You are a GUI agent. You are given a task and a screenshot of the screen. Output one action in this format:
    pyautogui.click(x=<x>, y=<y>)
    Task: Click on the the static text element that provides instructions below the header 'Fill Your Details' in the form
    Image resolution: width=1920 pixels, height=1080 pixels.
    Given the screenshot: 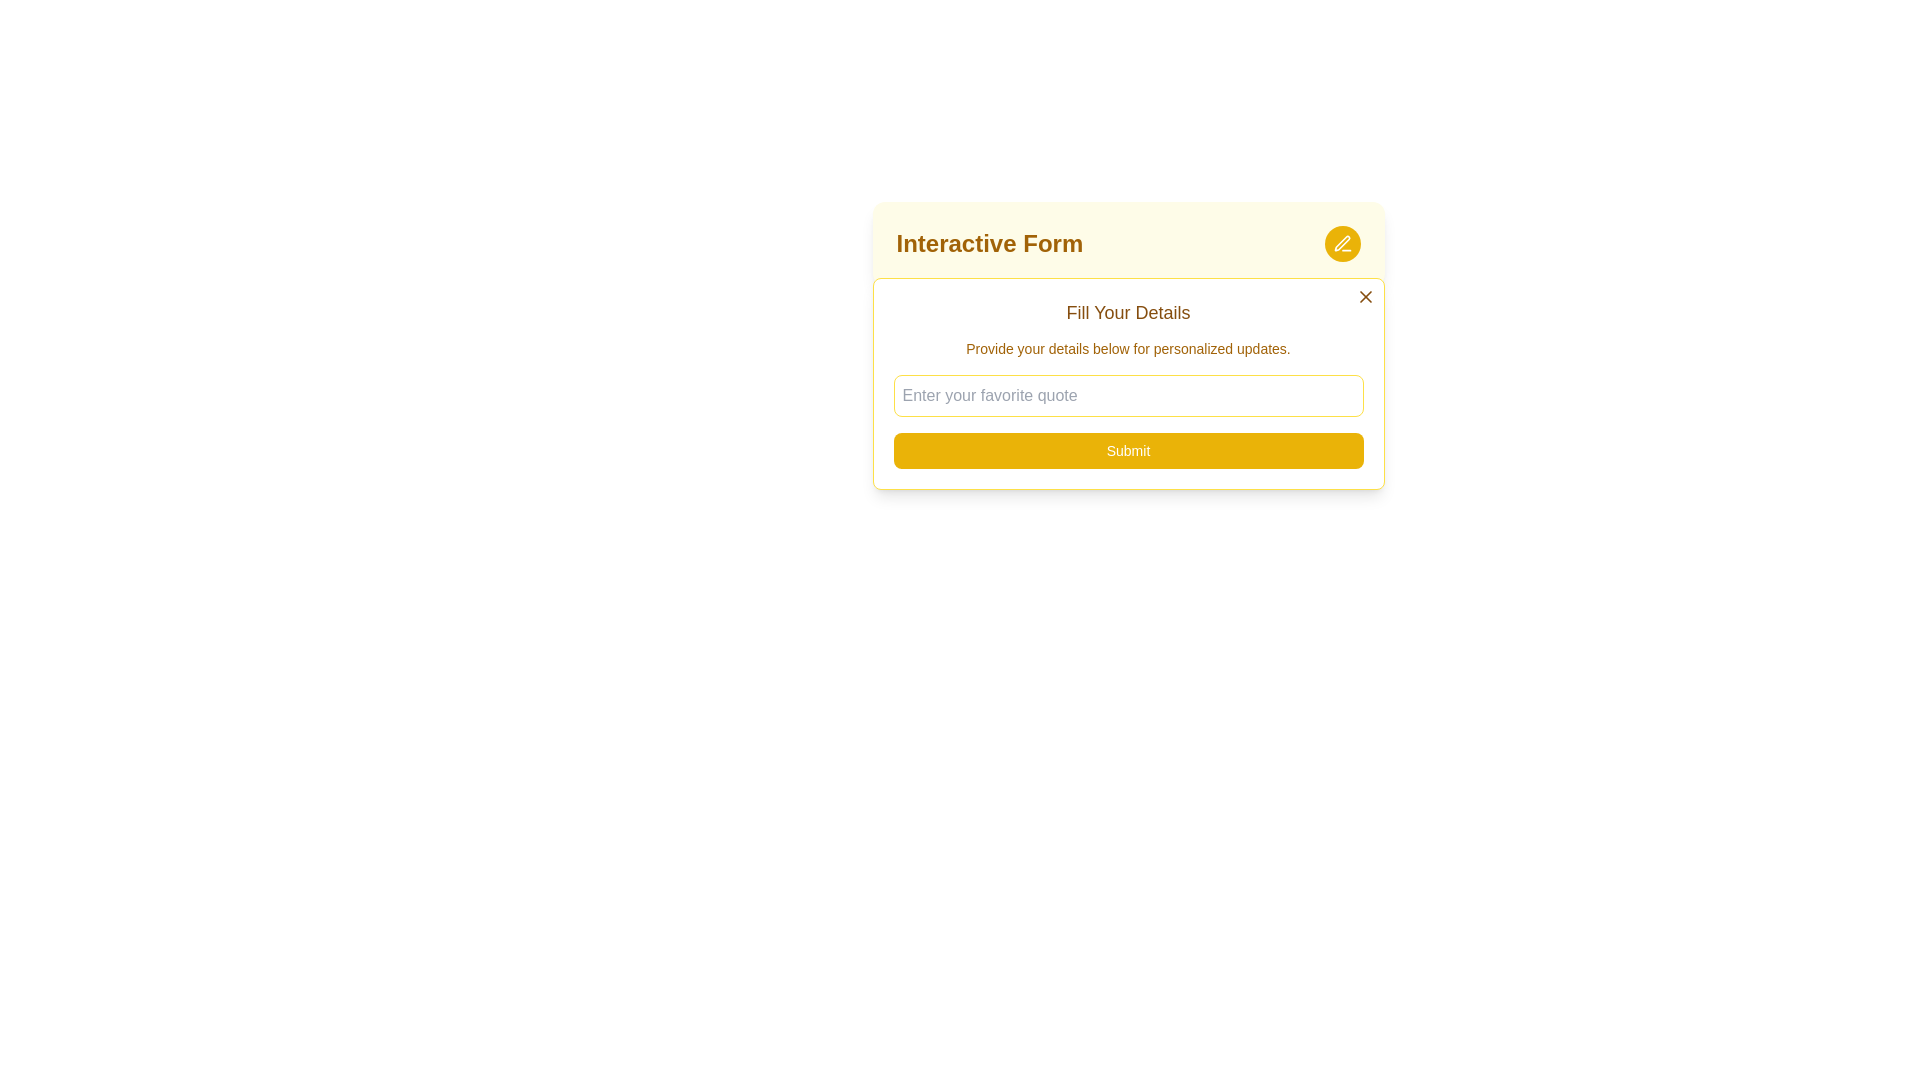 What is the action you would take?
    pyautogui.click(x=1128, y=347)
    